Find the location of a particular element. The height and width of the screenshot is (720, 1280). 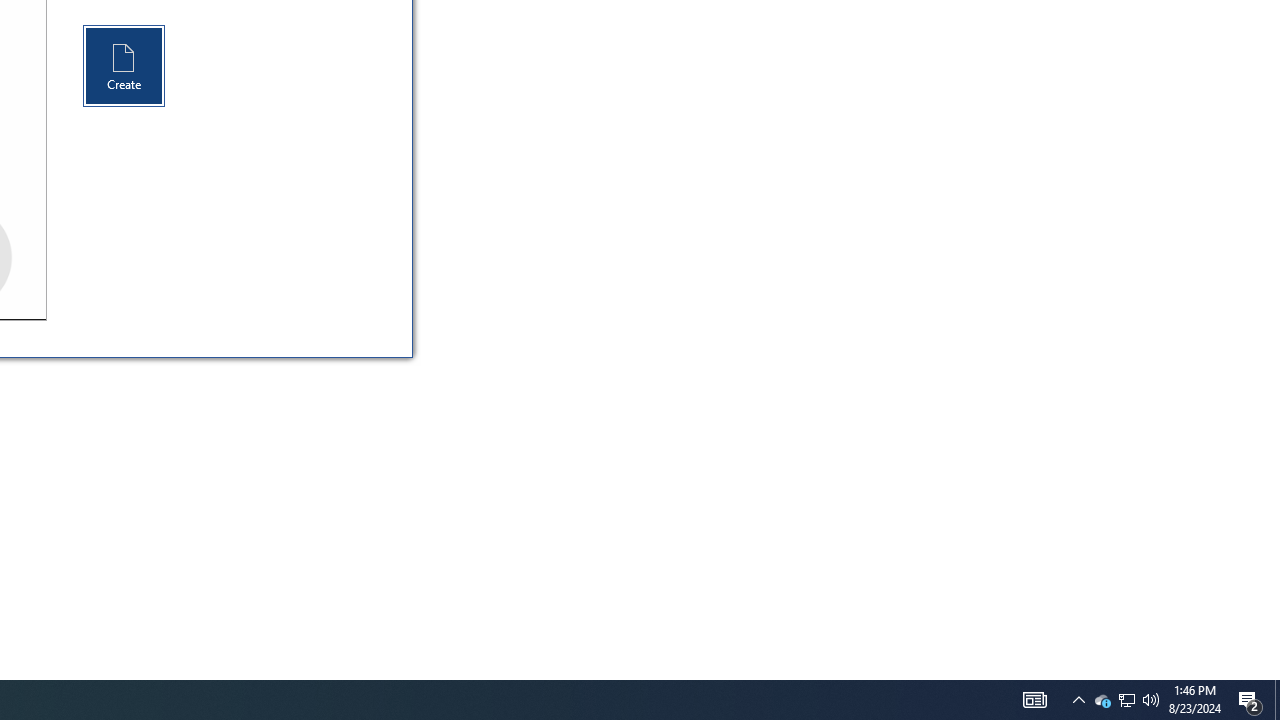

'User Promoted Notification Area' is located at coordinates (1127, 698).